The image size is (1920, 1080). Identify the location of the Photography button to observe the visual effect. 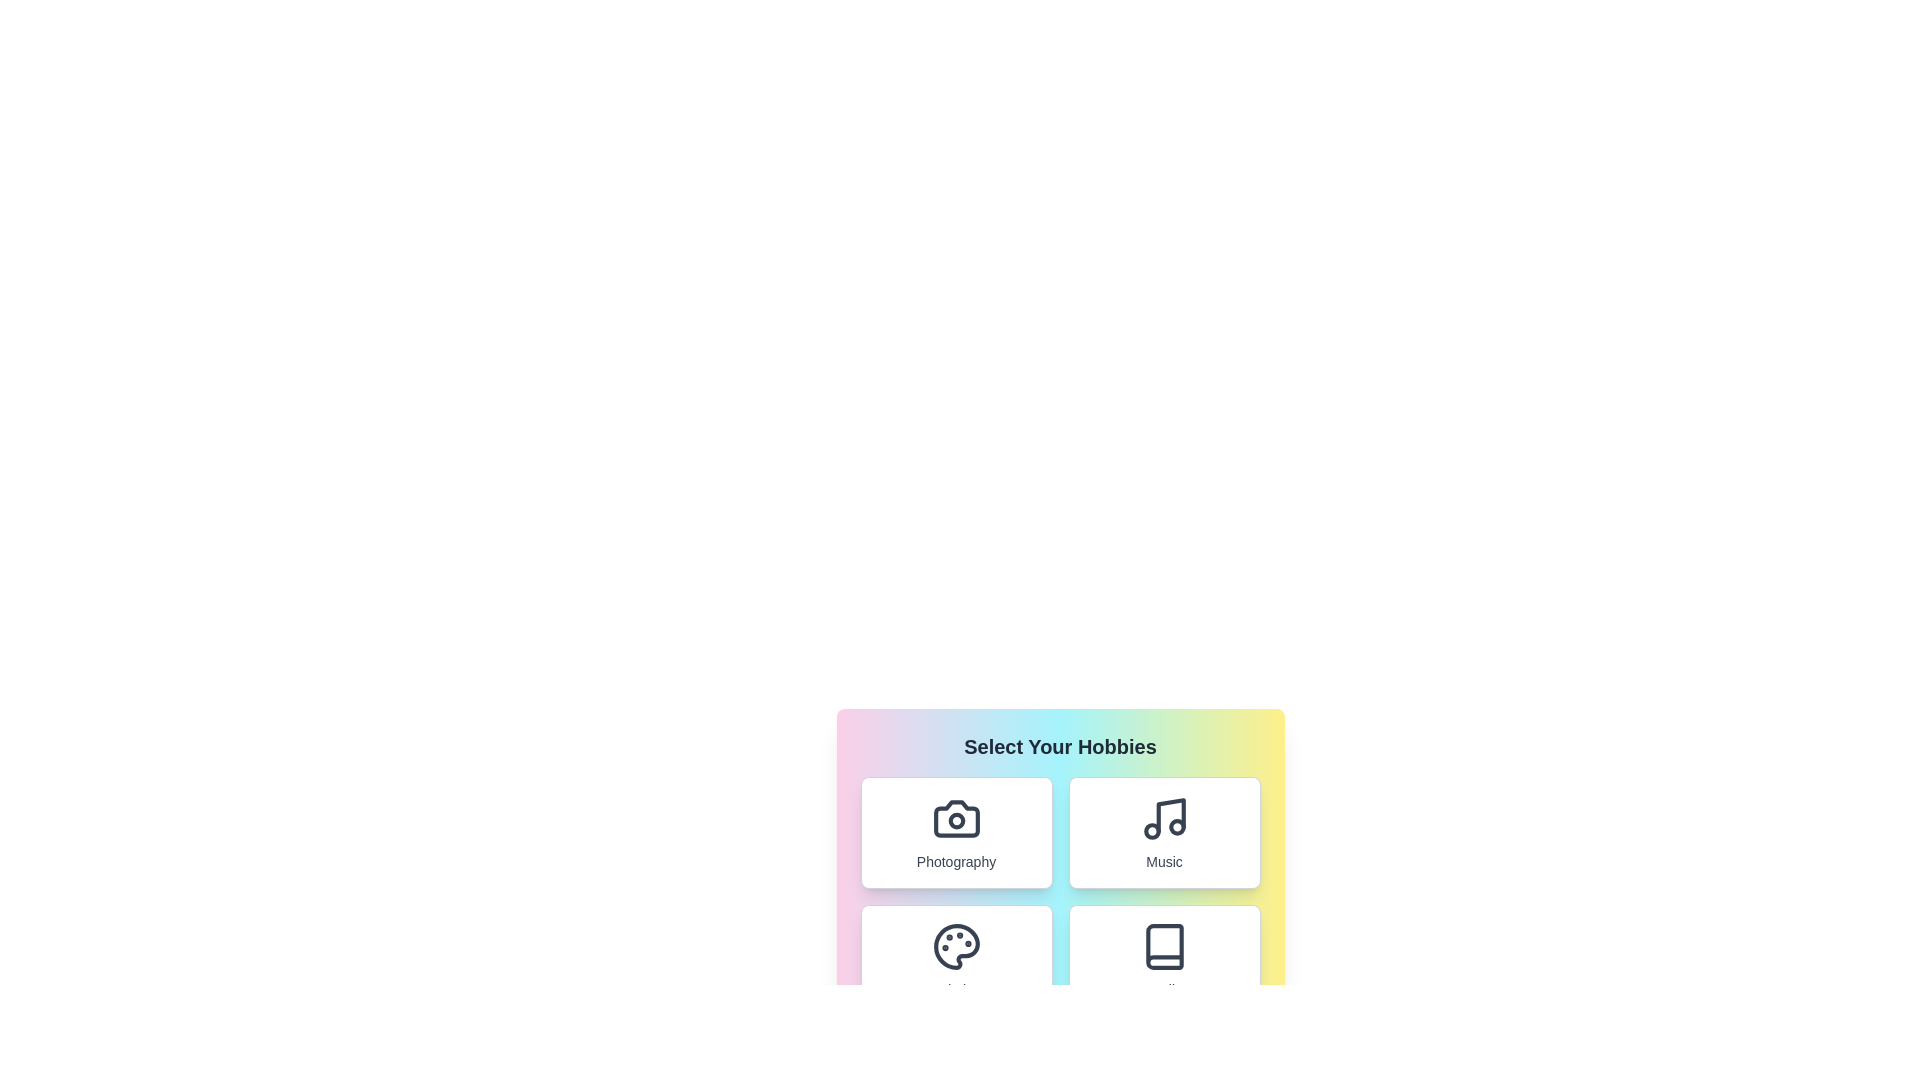
(955, 833).